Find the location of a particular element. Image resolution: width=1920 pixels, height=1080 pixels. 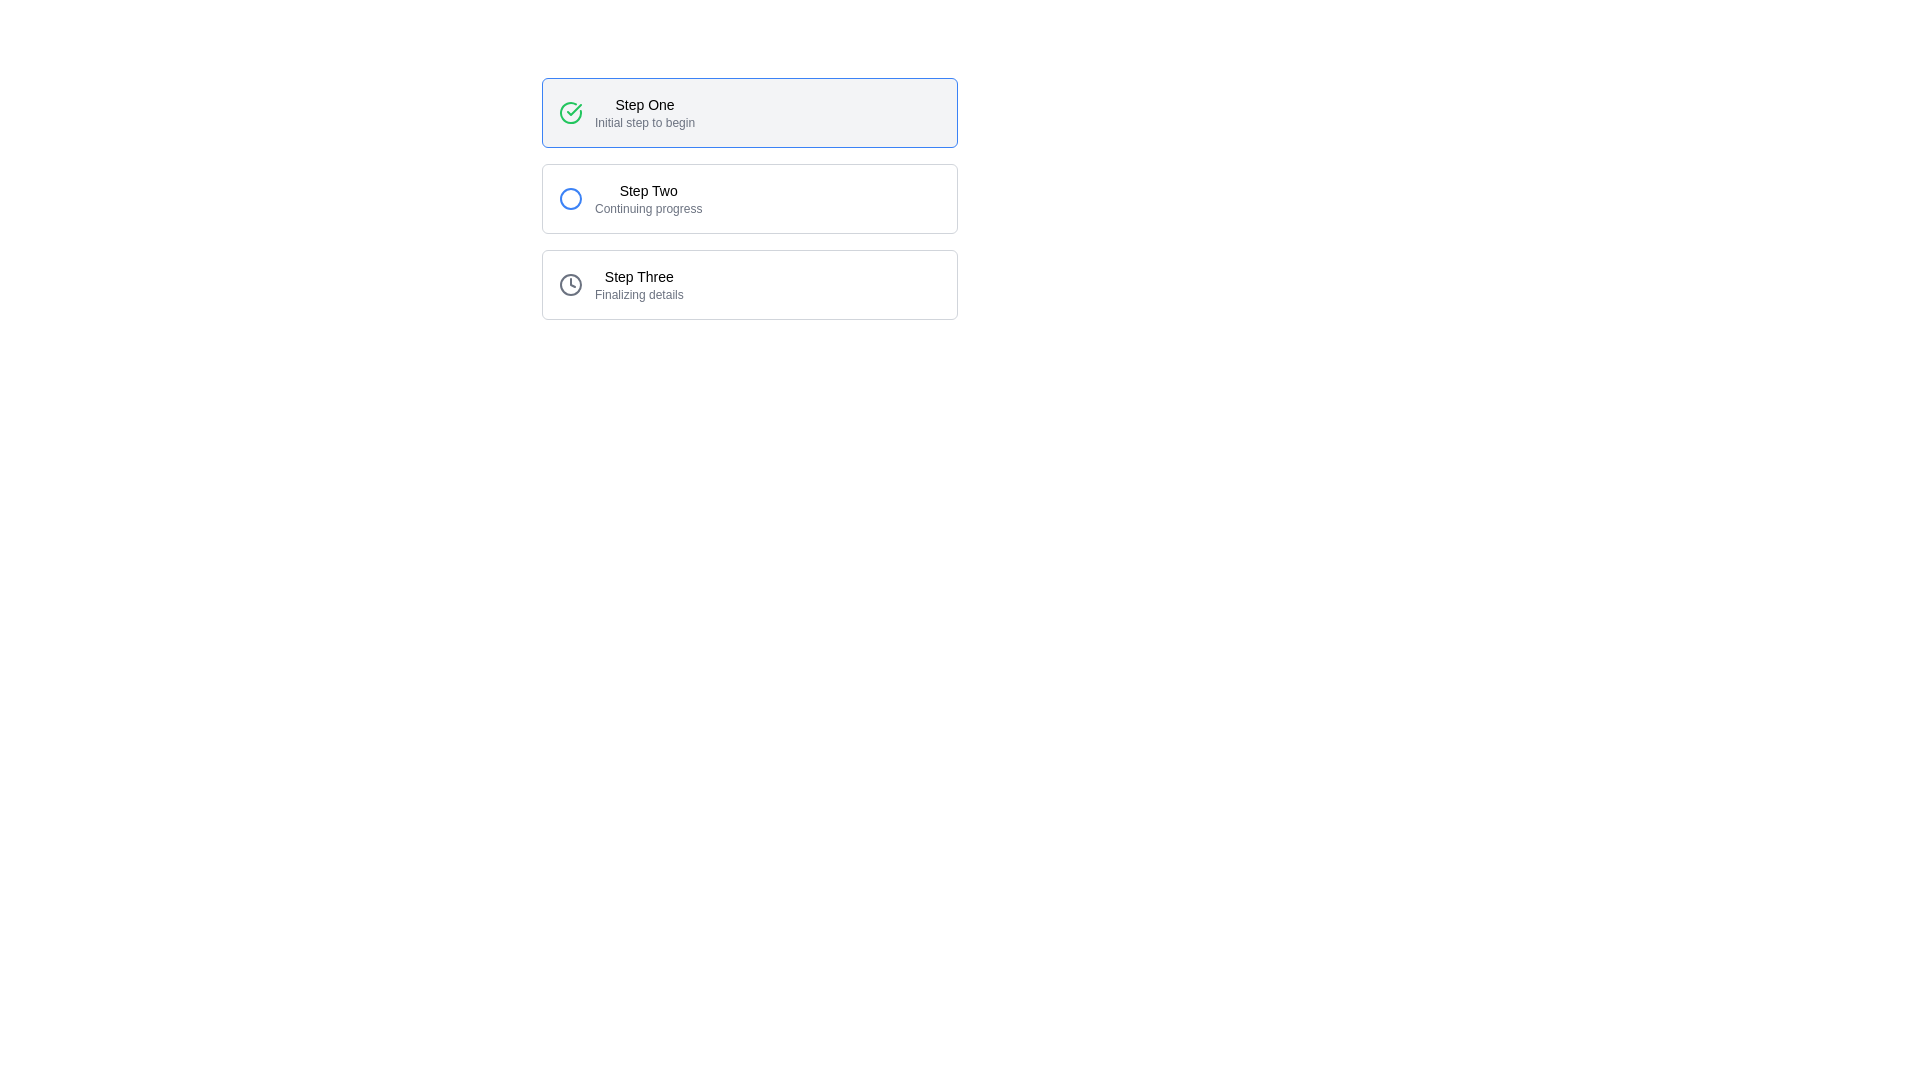

text label that reads 'Step Three' located in the third step of the step progress UI is located at coordinates (638, 277).